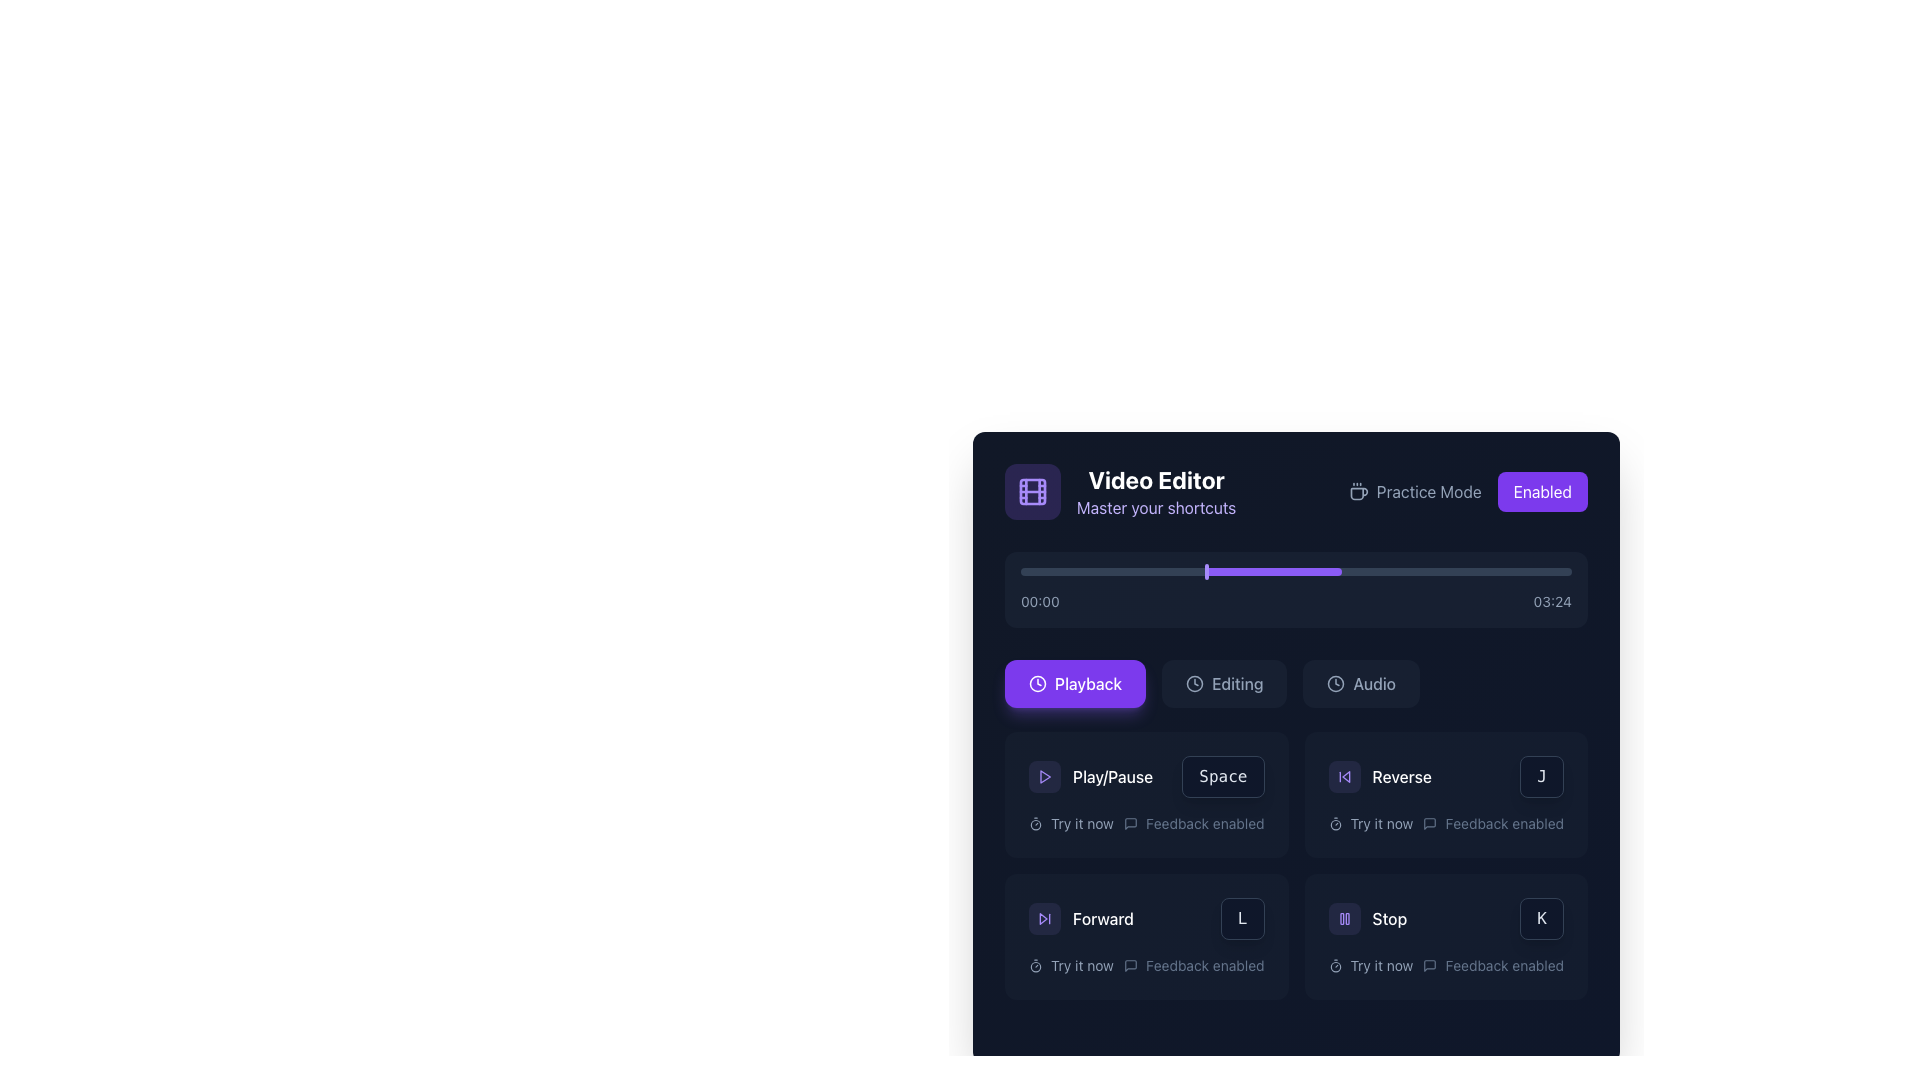 The width and height of the screenshot is (1920, 1080). I want to click on the coffee cup icon with three steam lines, which is located in the toolbar to the left of the 'Practice Mode' text, so click(1358, 492).